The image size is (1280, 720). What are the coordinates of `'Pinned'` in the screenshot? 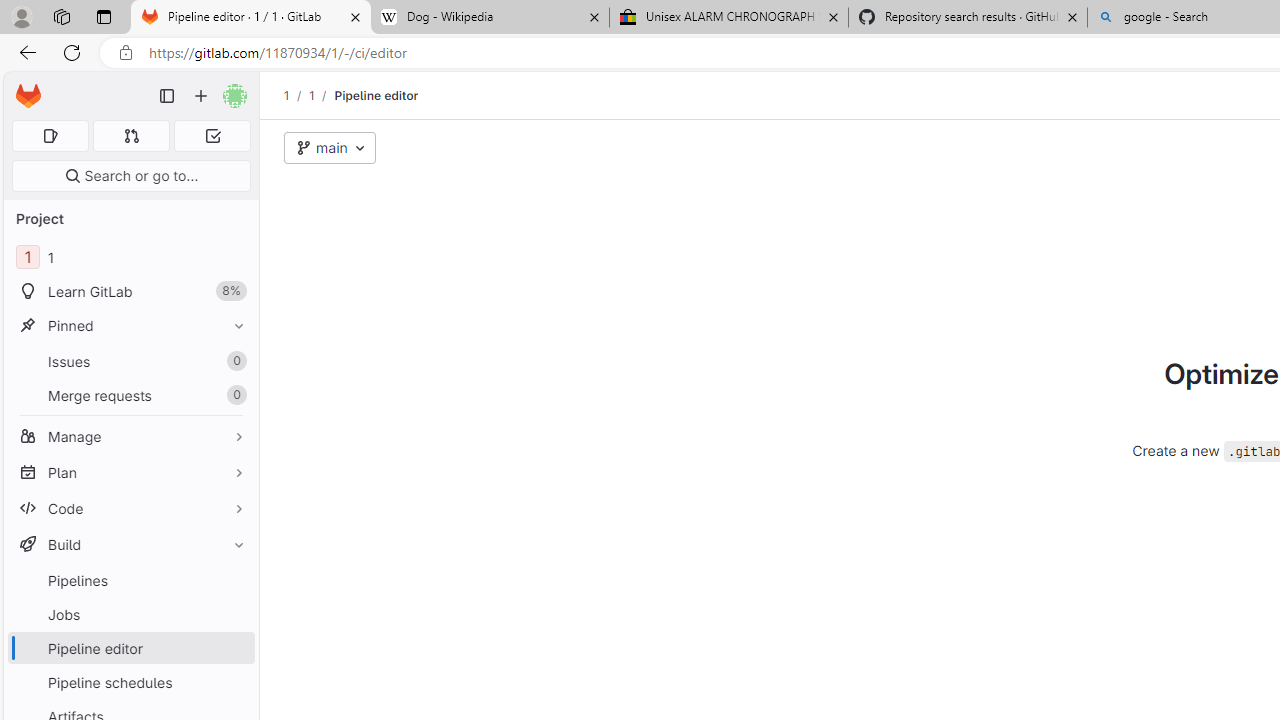 It's located at (130, 324).